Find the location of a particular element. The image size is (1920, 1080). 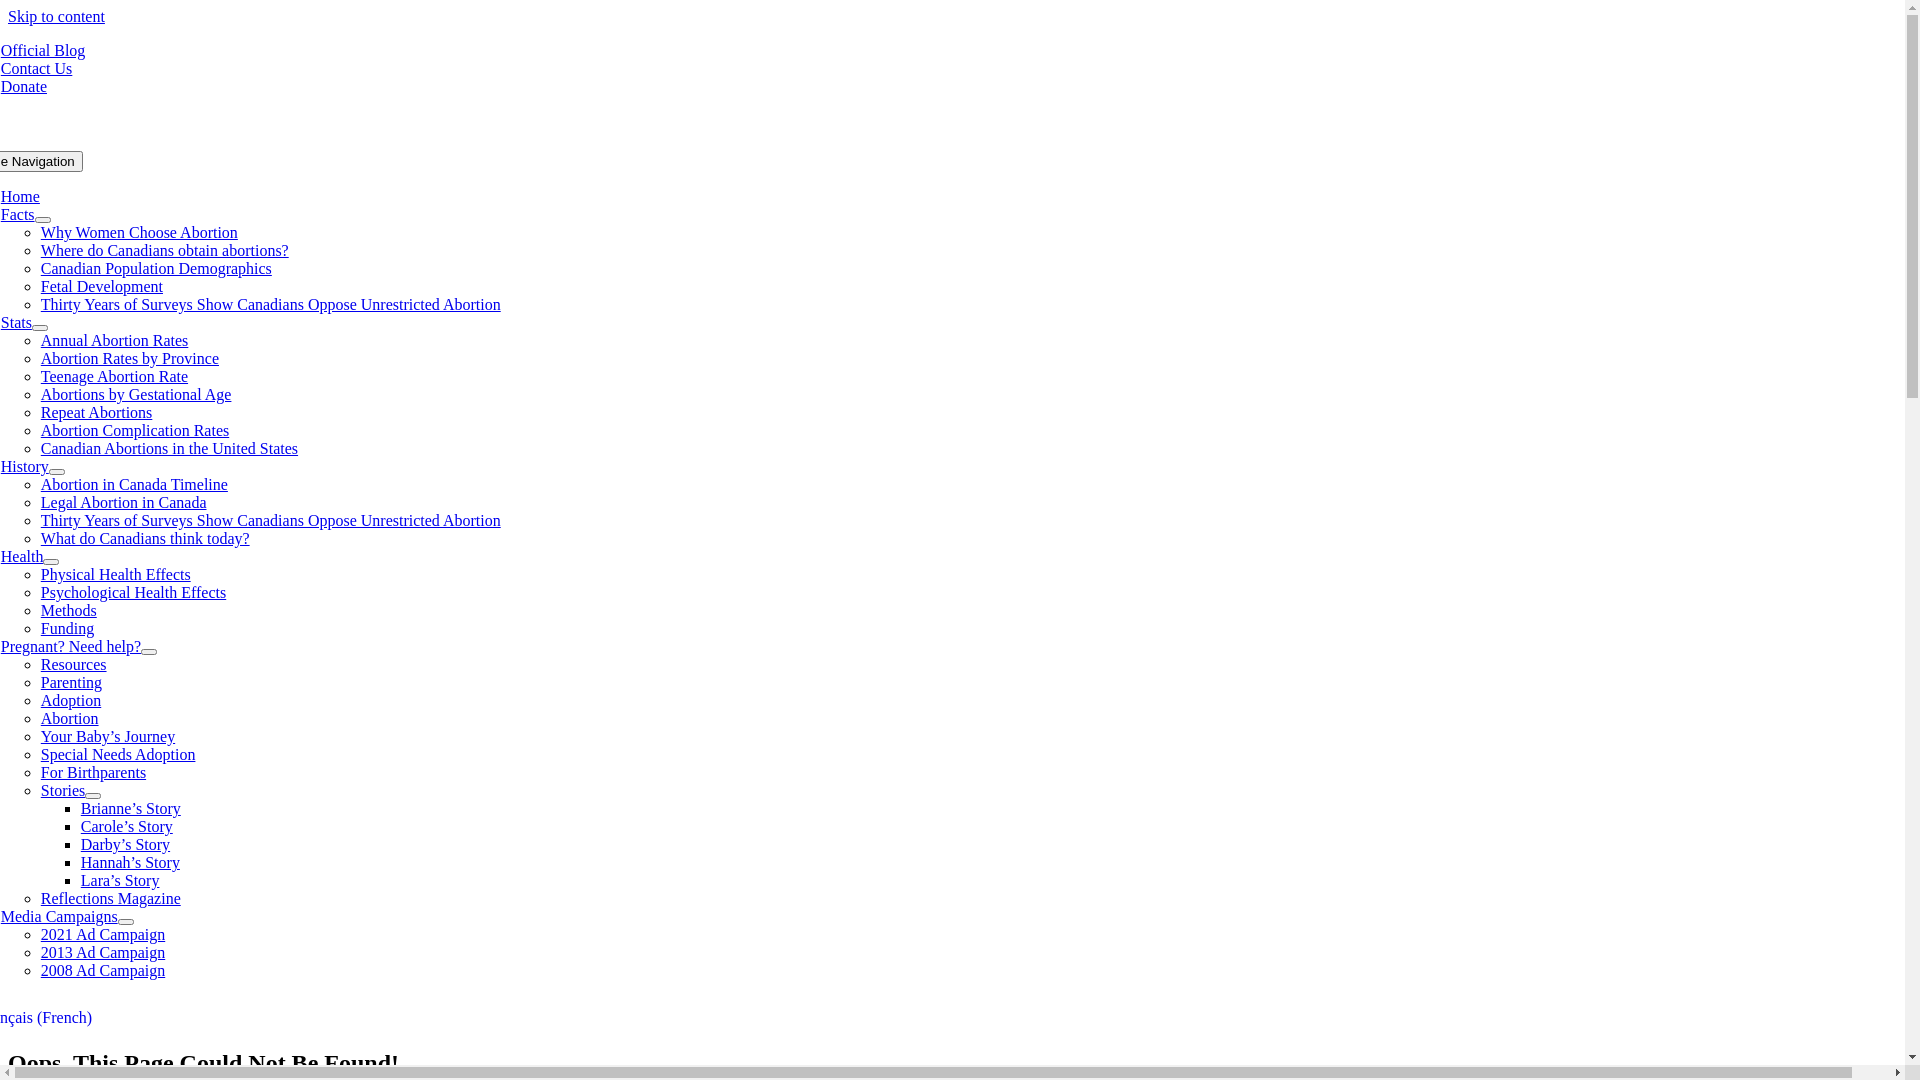

'Official Blog' is located at coordinates (43, 49).